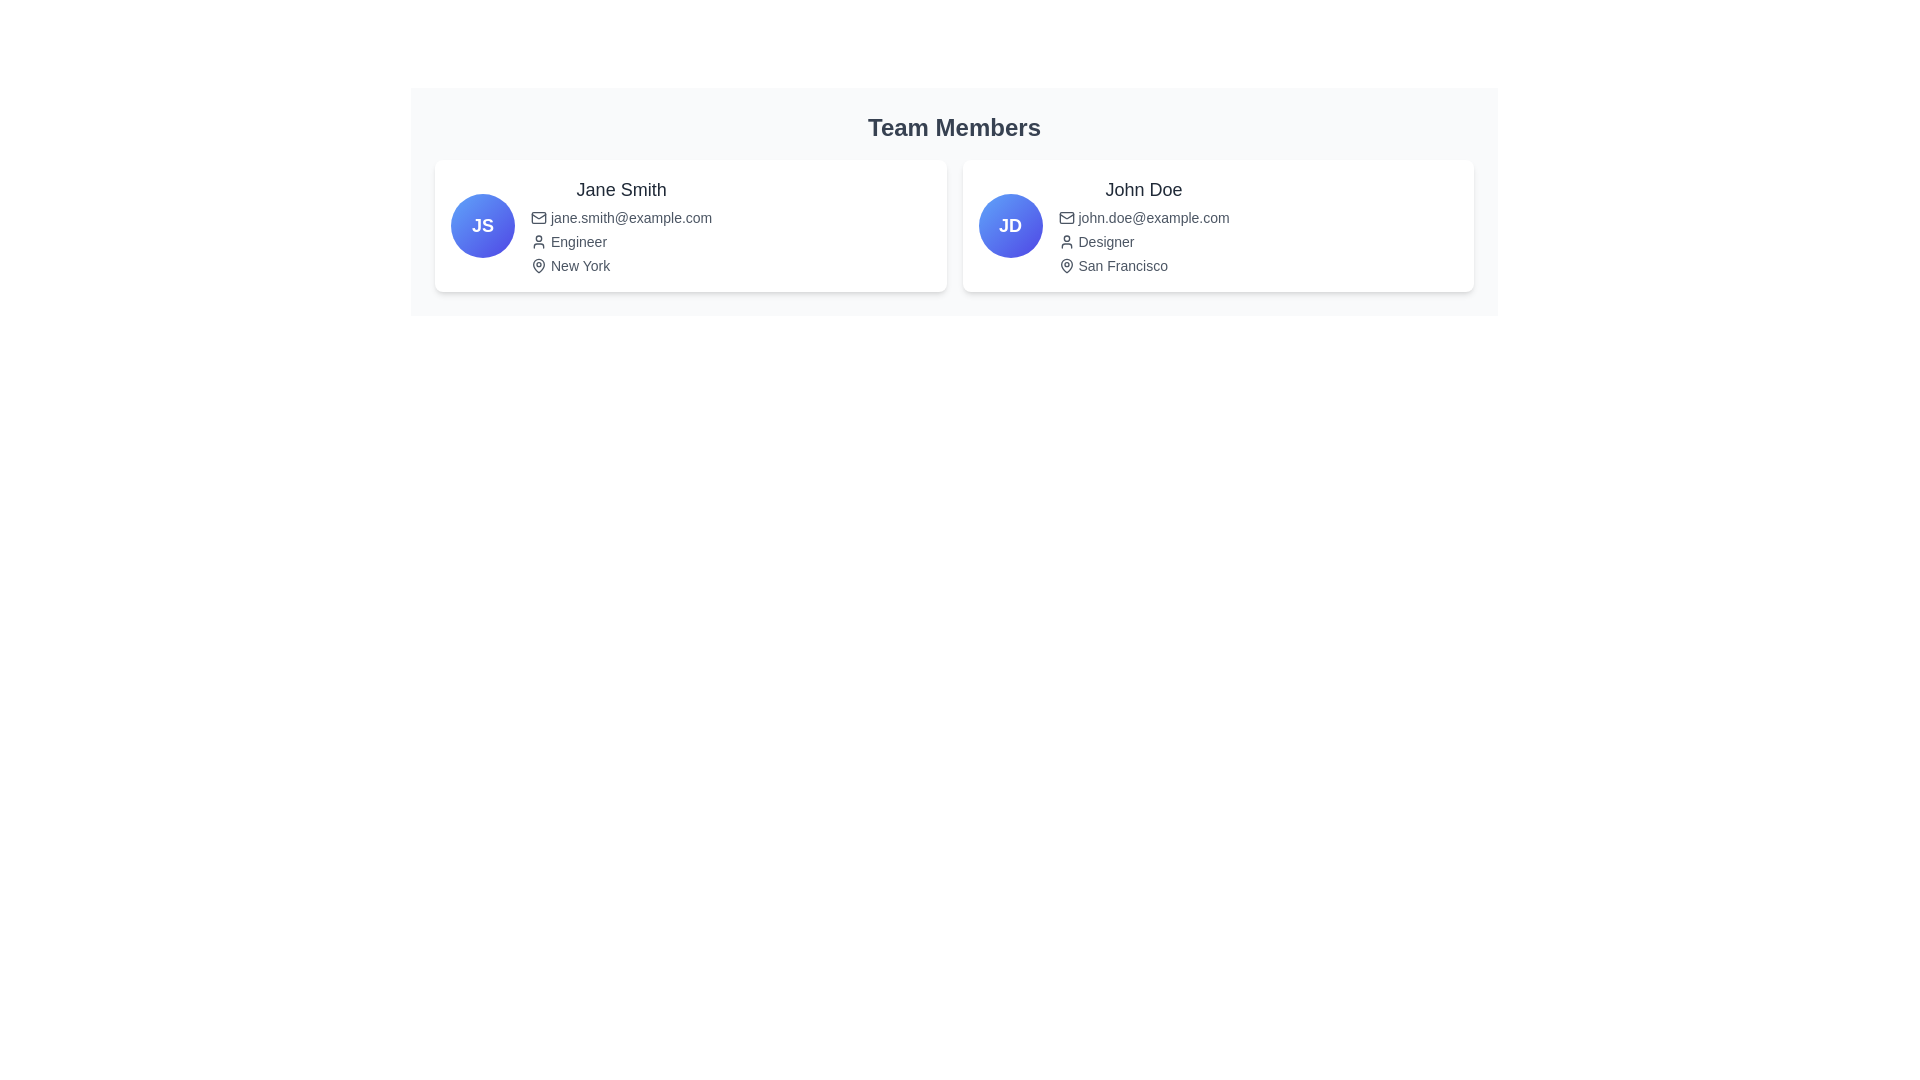  What do you see at coordinates (1144, 218) in the screenshot?
I see `the text label displaying the email address 'john.doe@example.com' within the card for 'John Doe'` at bounding box center [1144, 218].